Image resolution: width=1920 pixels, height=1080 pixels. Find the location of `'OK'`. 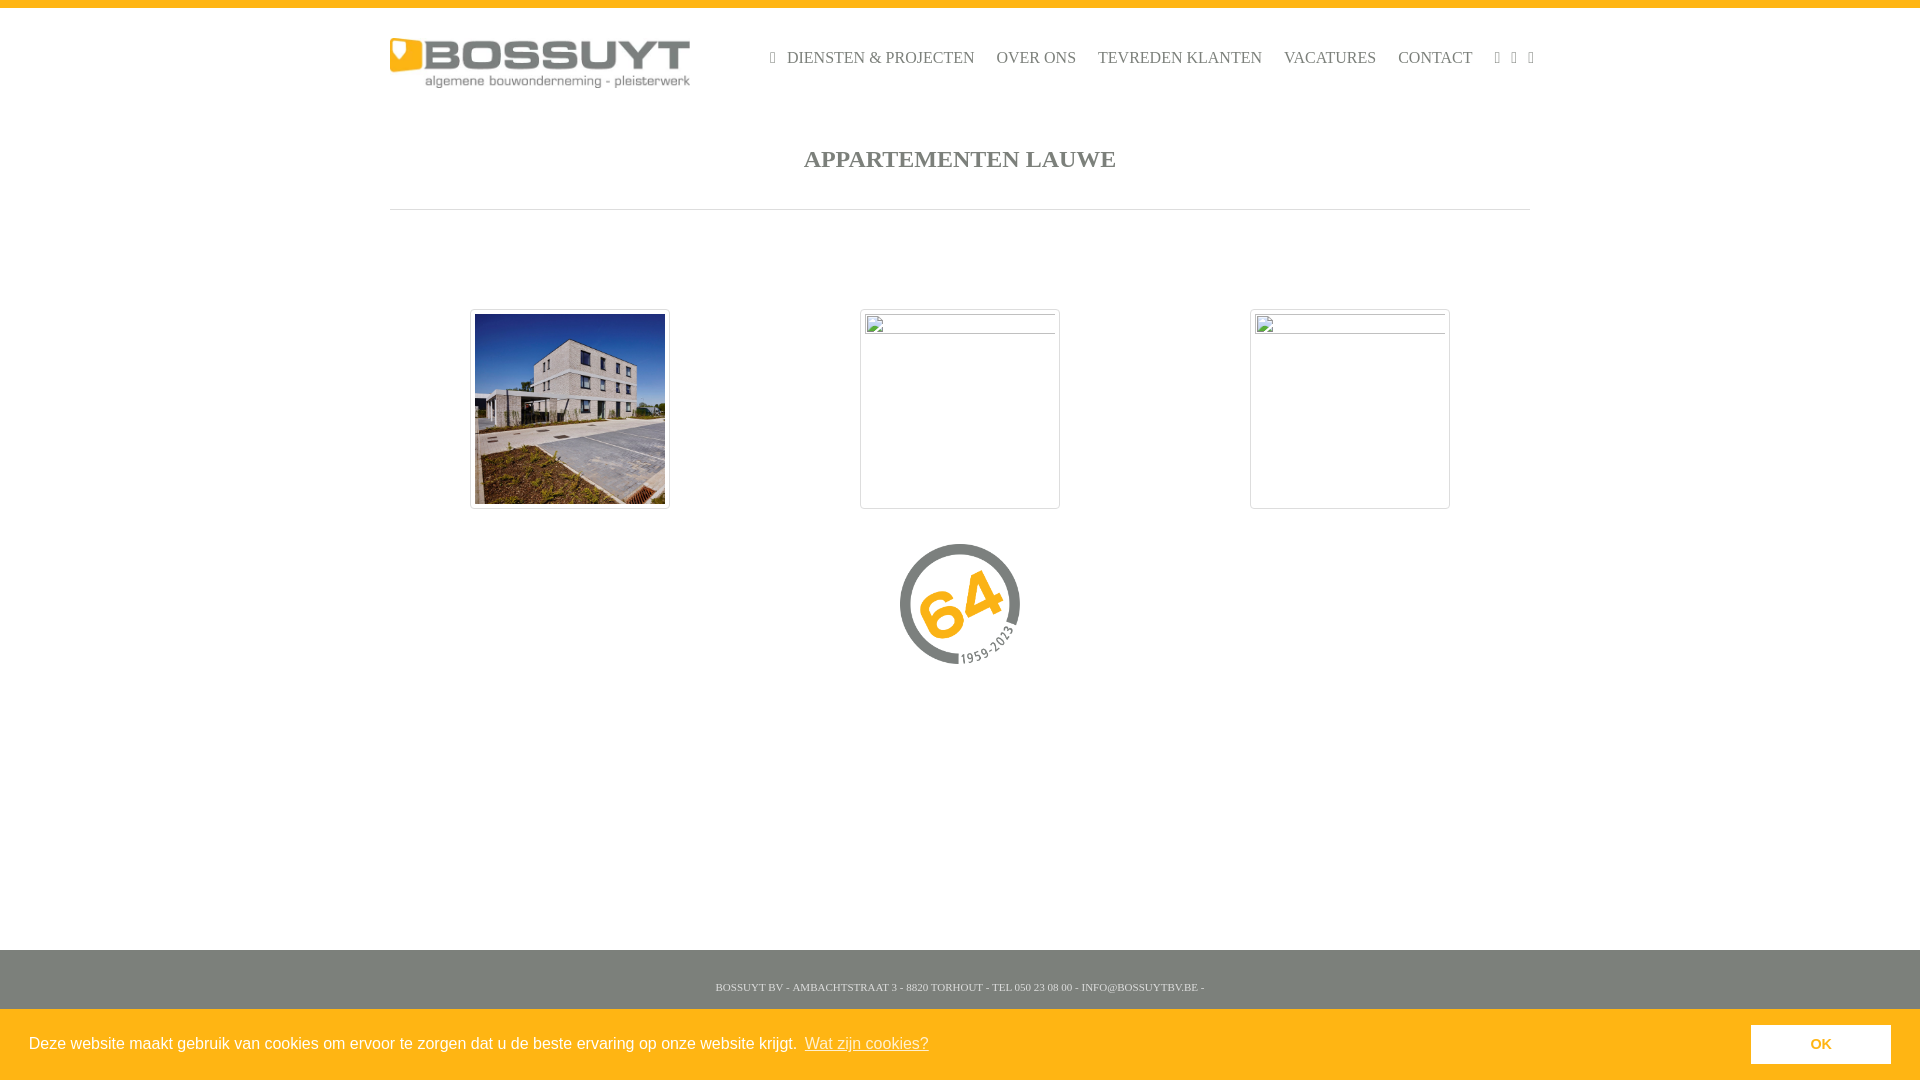

'OK' is located at coordinates (1820, 1043).